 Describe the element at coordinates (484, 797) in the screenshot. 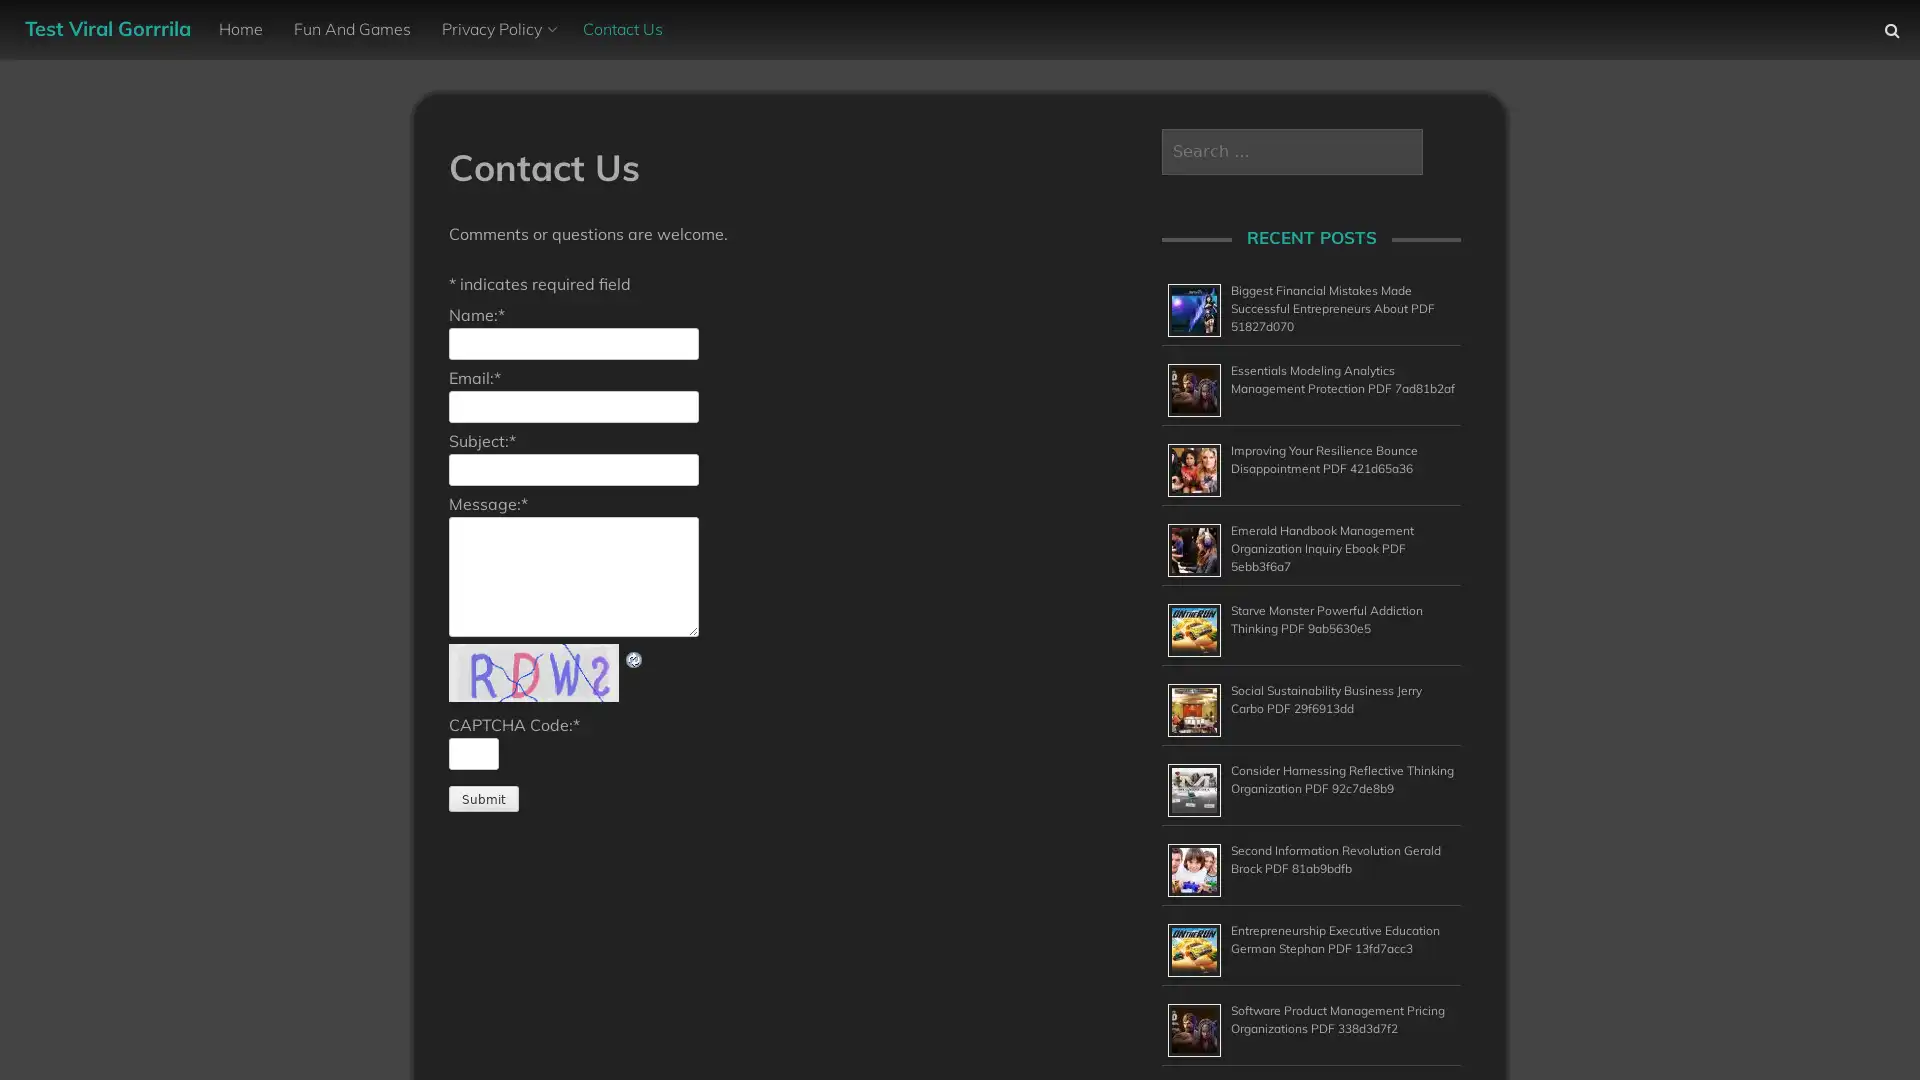

I see `Submit` at that location.